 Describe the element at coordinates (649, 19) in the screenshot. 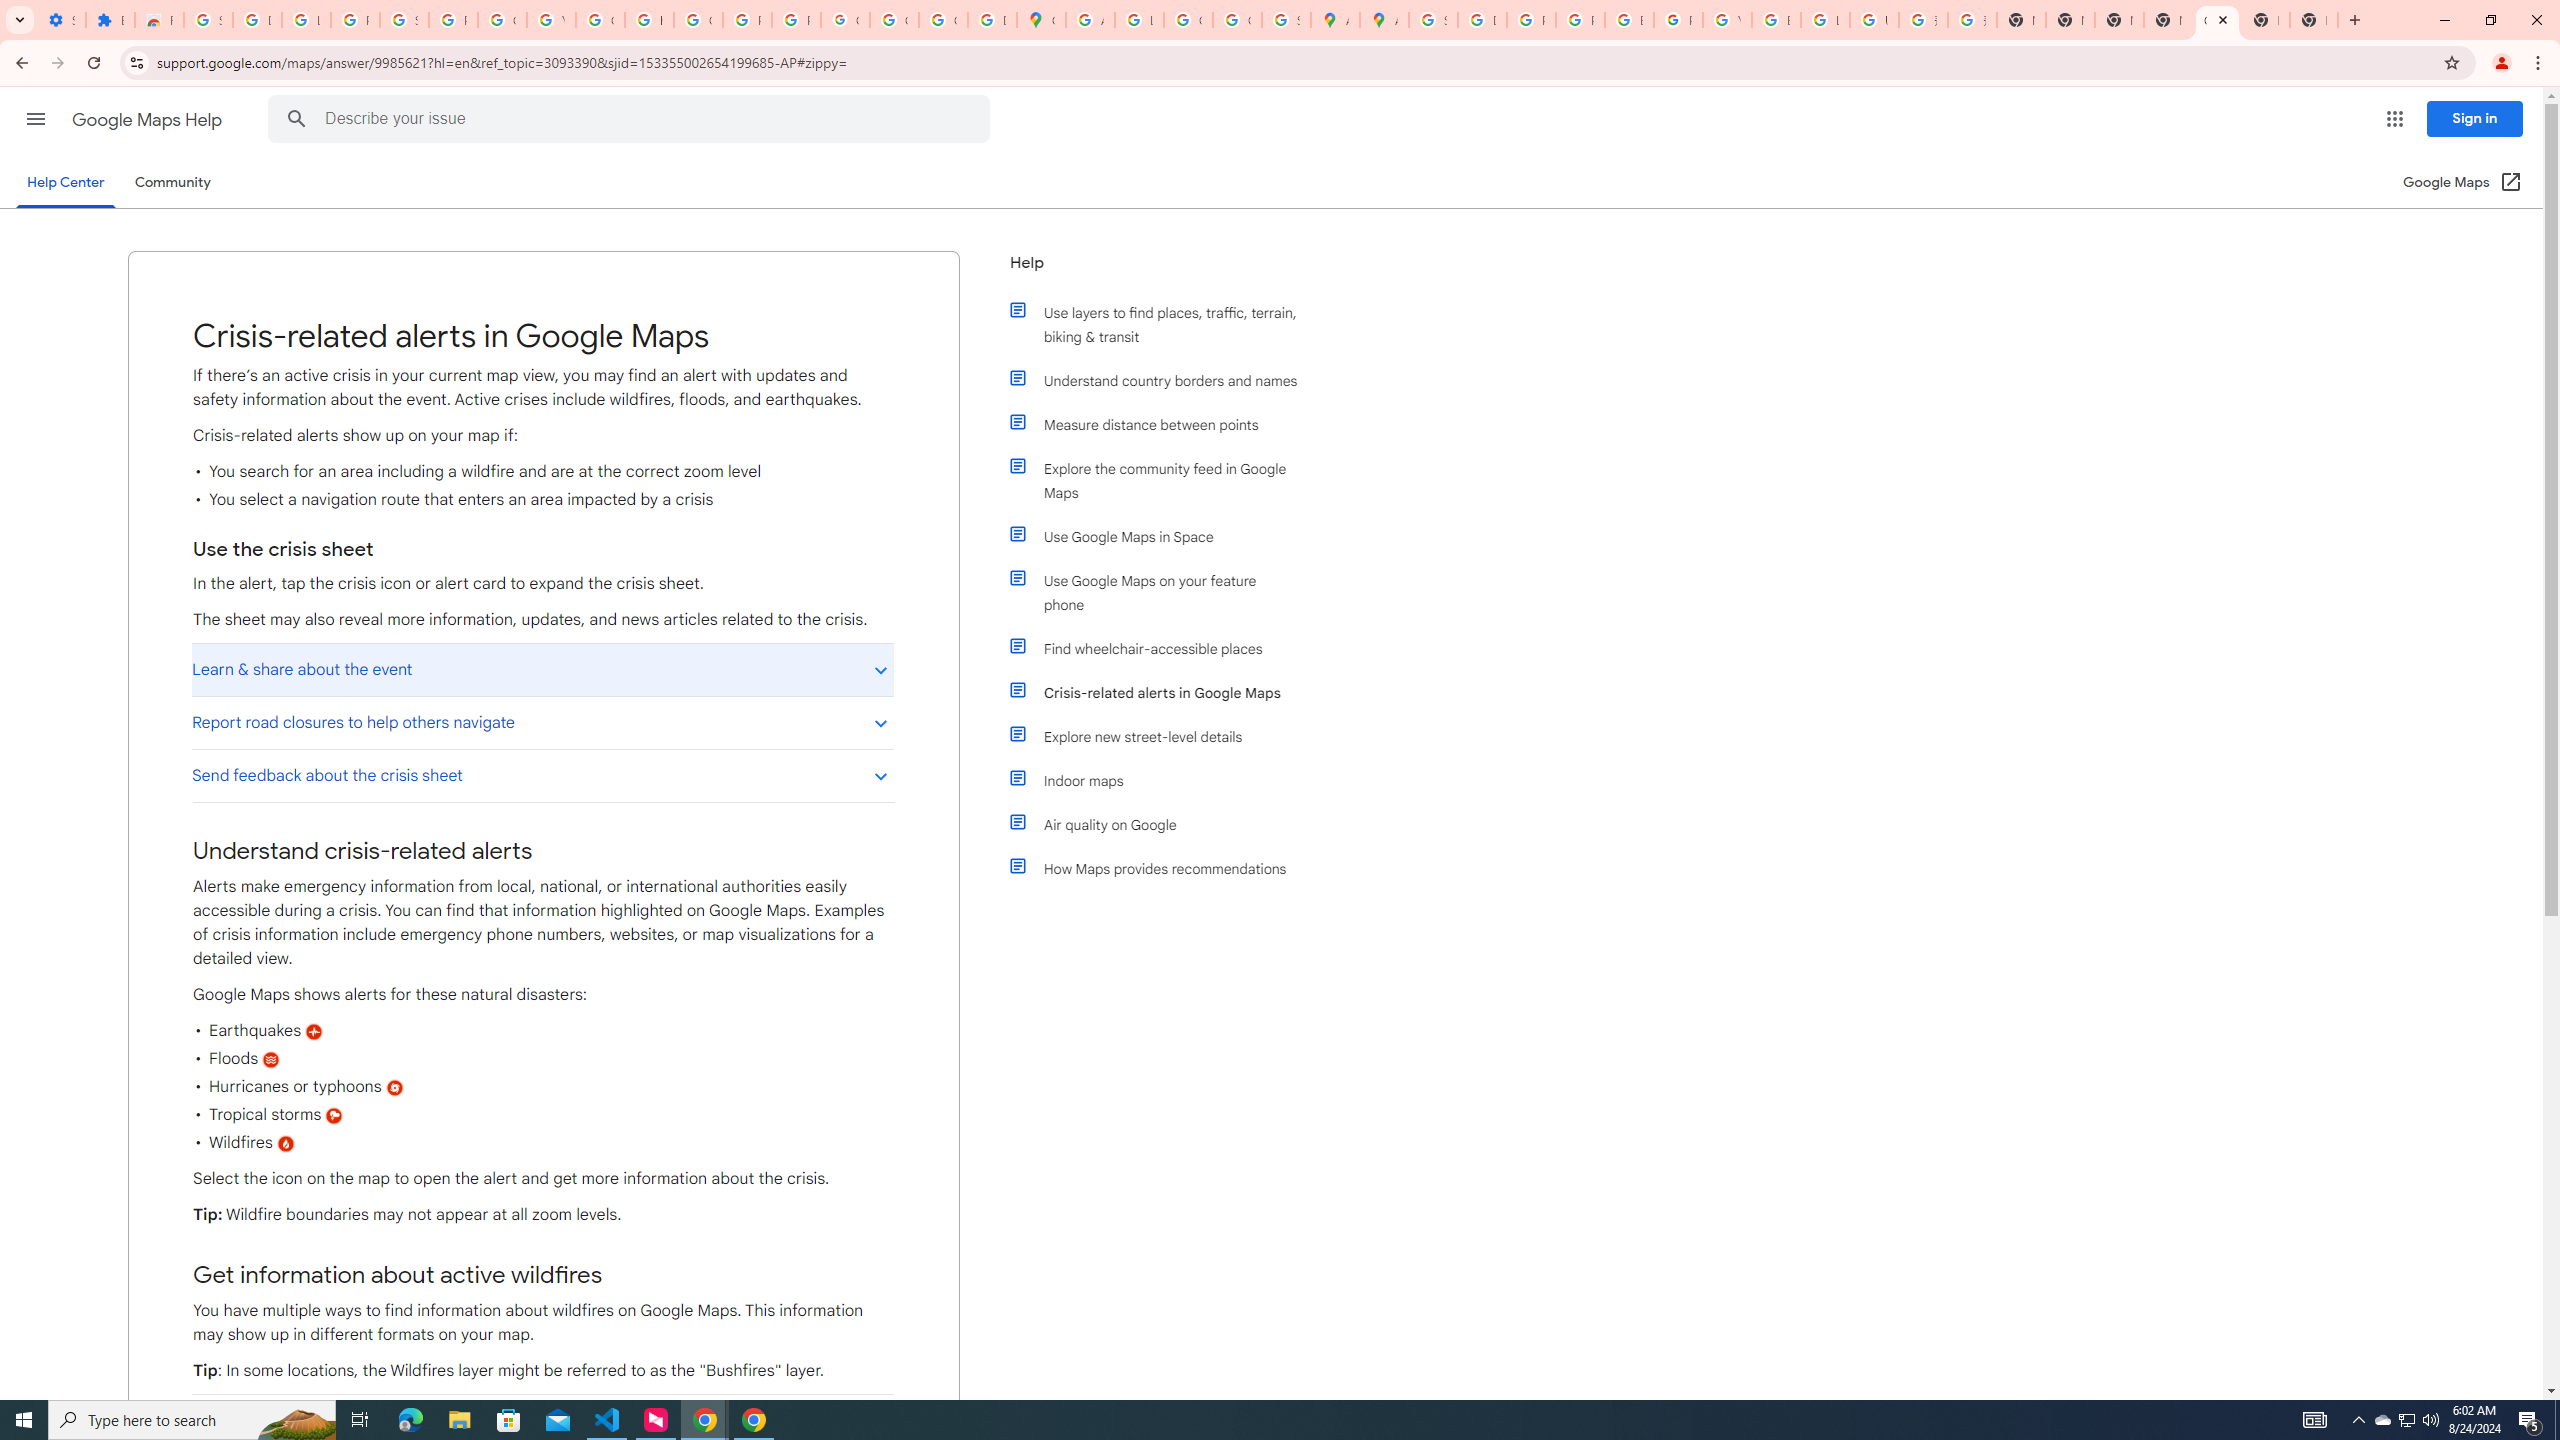

I see `'https://scholar.google.com/'` at that location.